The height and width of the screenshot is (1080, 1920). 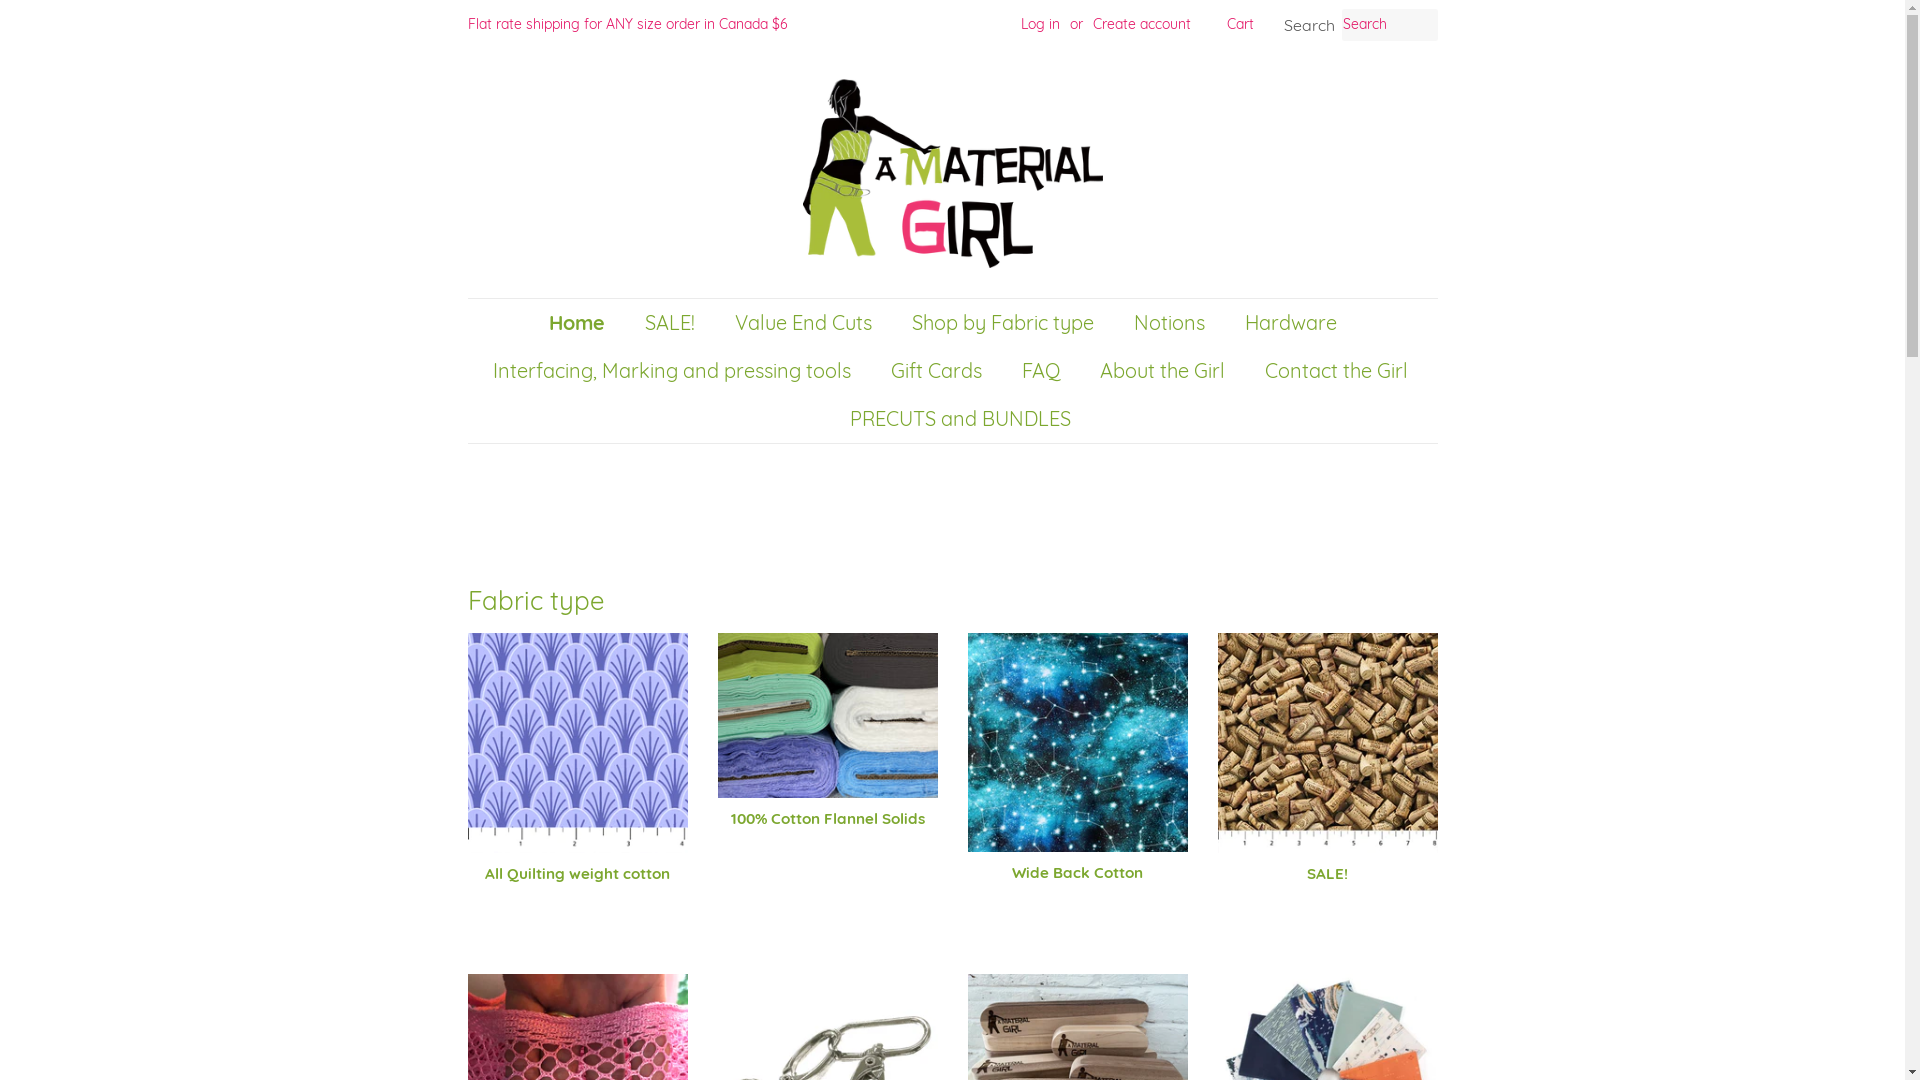 I want to click on 'Search', so click(x=1310, y=25).